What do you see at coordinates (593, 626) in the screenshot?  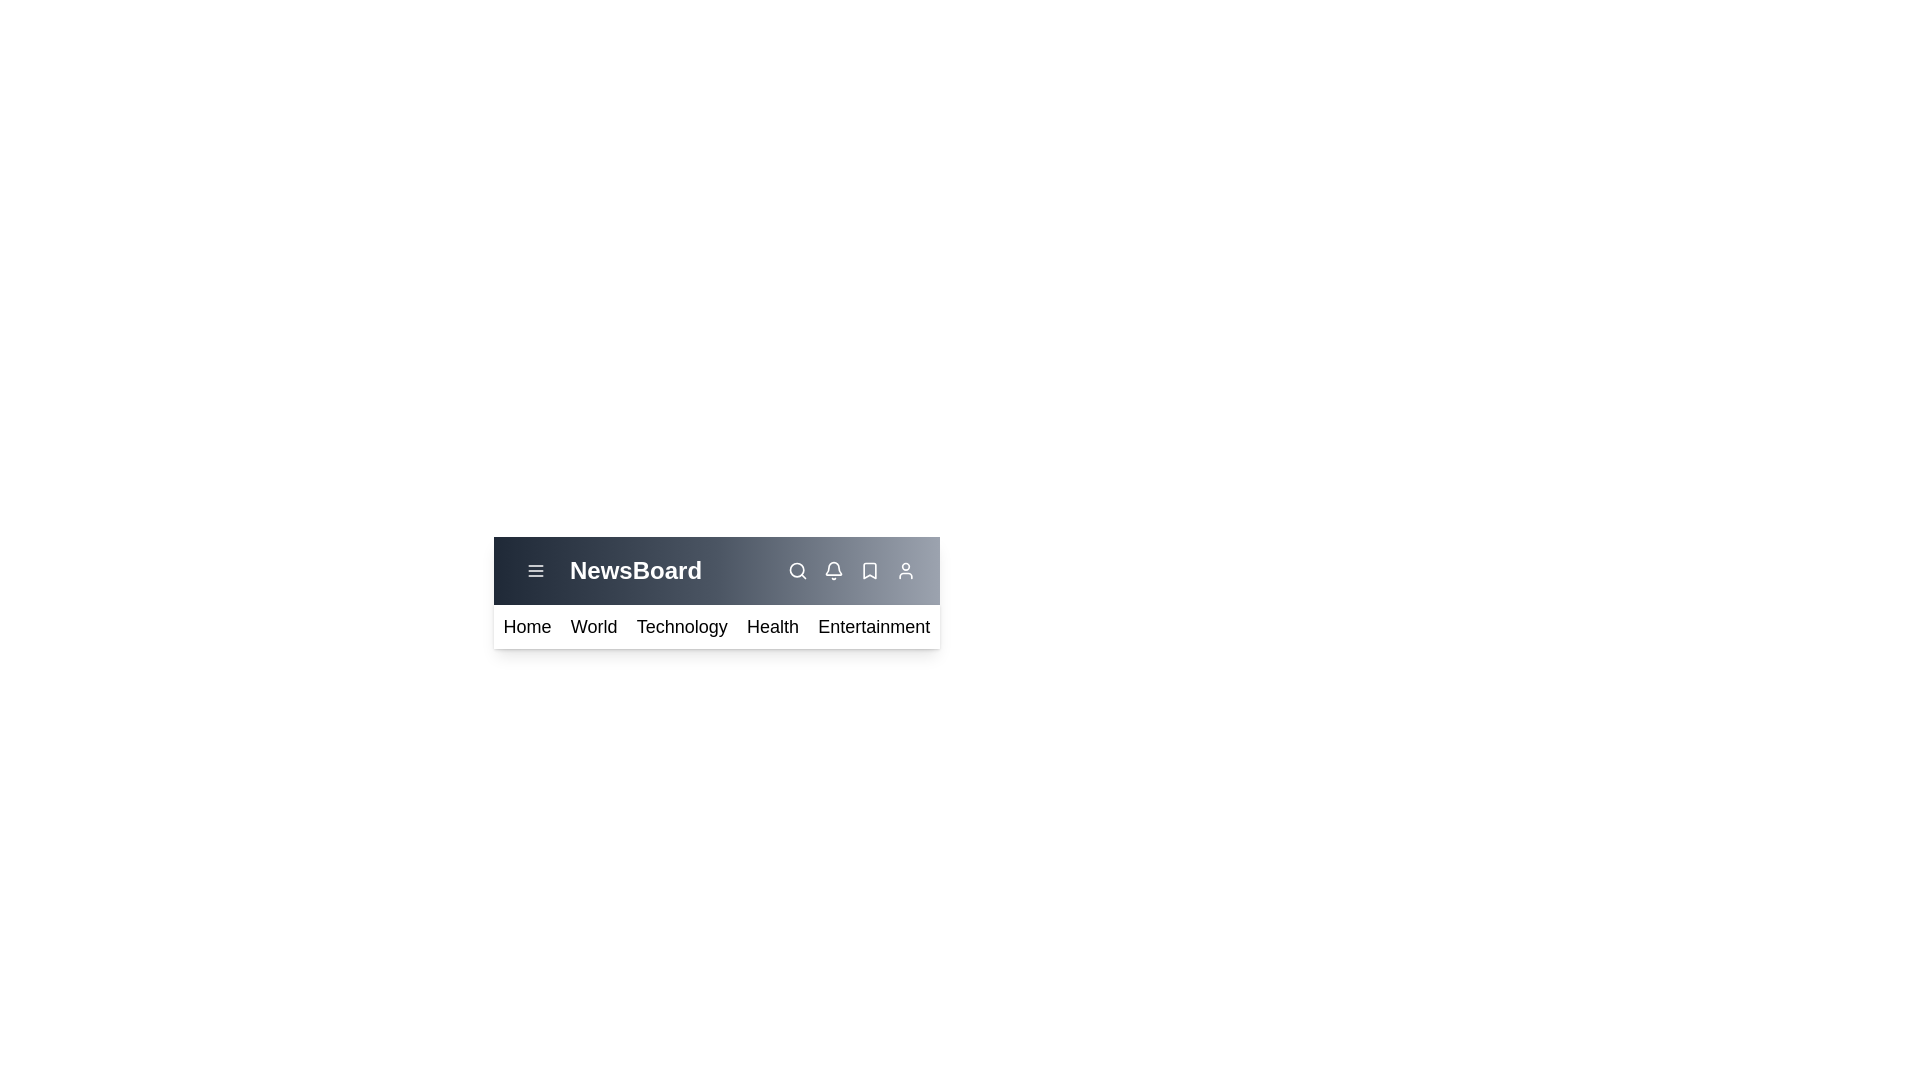 I see `the category World from the menu` at bounding box center [593, 626].